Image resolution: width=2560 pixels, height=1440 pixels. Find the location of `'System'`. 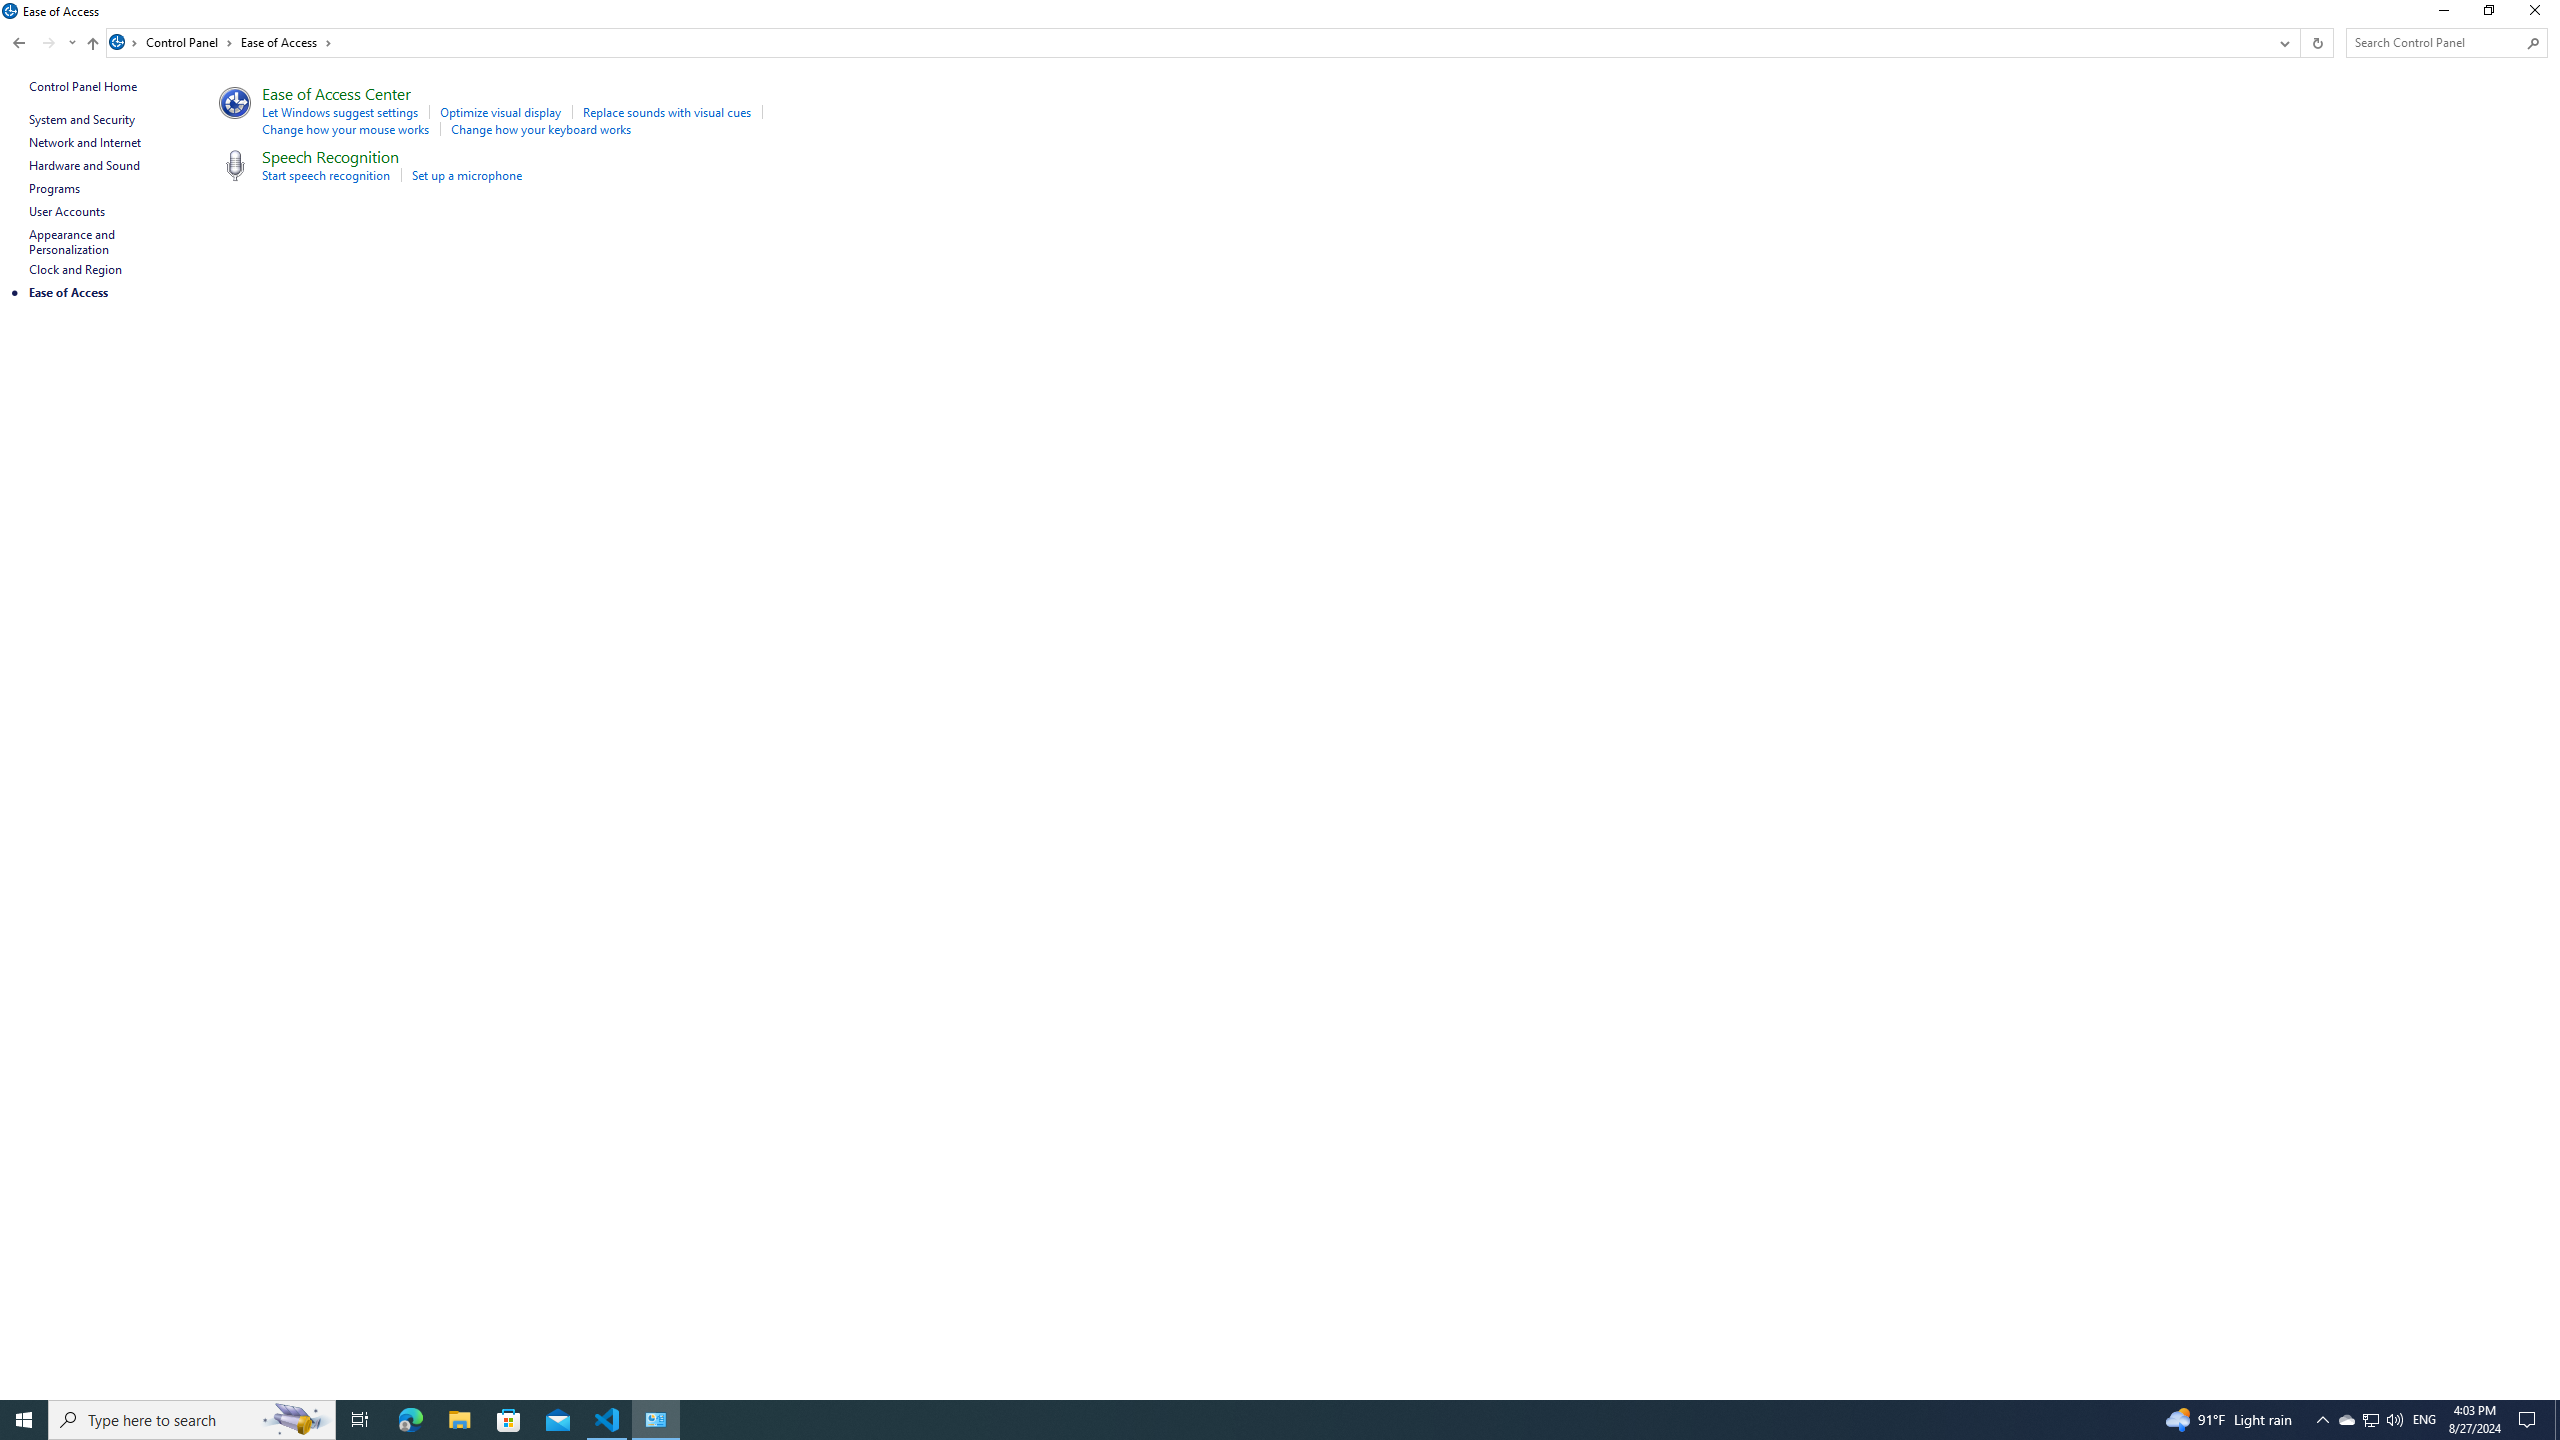

'System' is located at coordinates (11, 9).